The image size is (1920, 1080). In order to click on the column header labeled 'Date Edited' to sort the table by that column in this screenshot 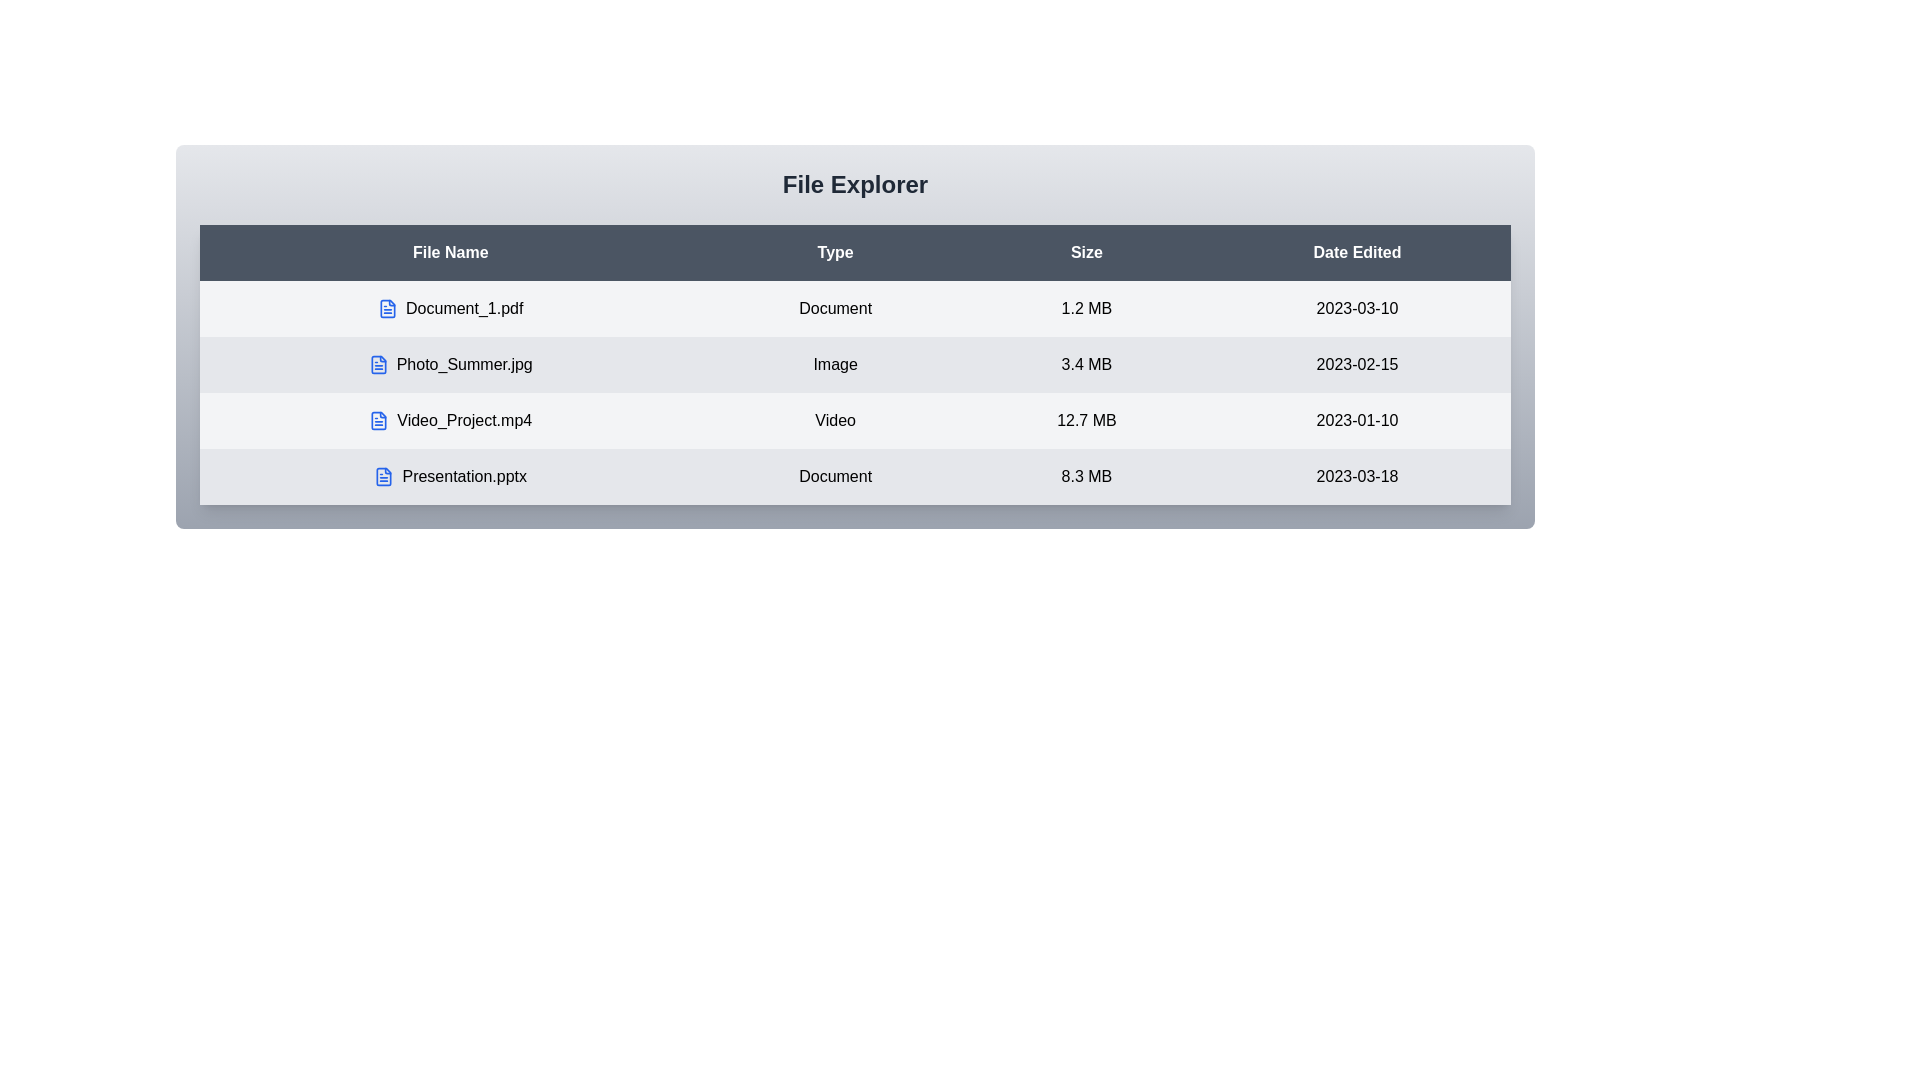, I will do `click(1357, 252)`.